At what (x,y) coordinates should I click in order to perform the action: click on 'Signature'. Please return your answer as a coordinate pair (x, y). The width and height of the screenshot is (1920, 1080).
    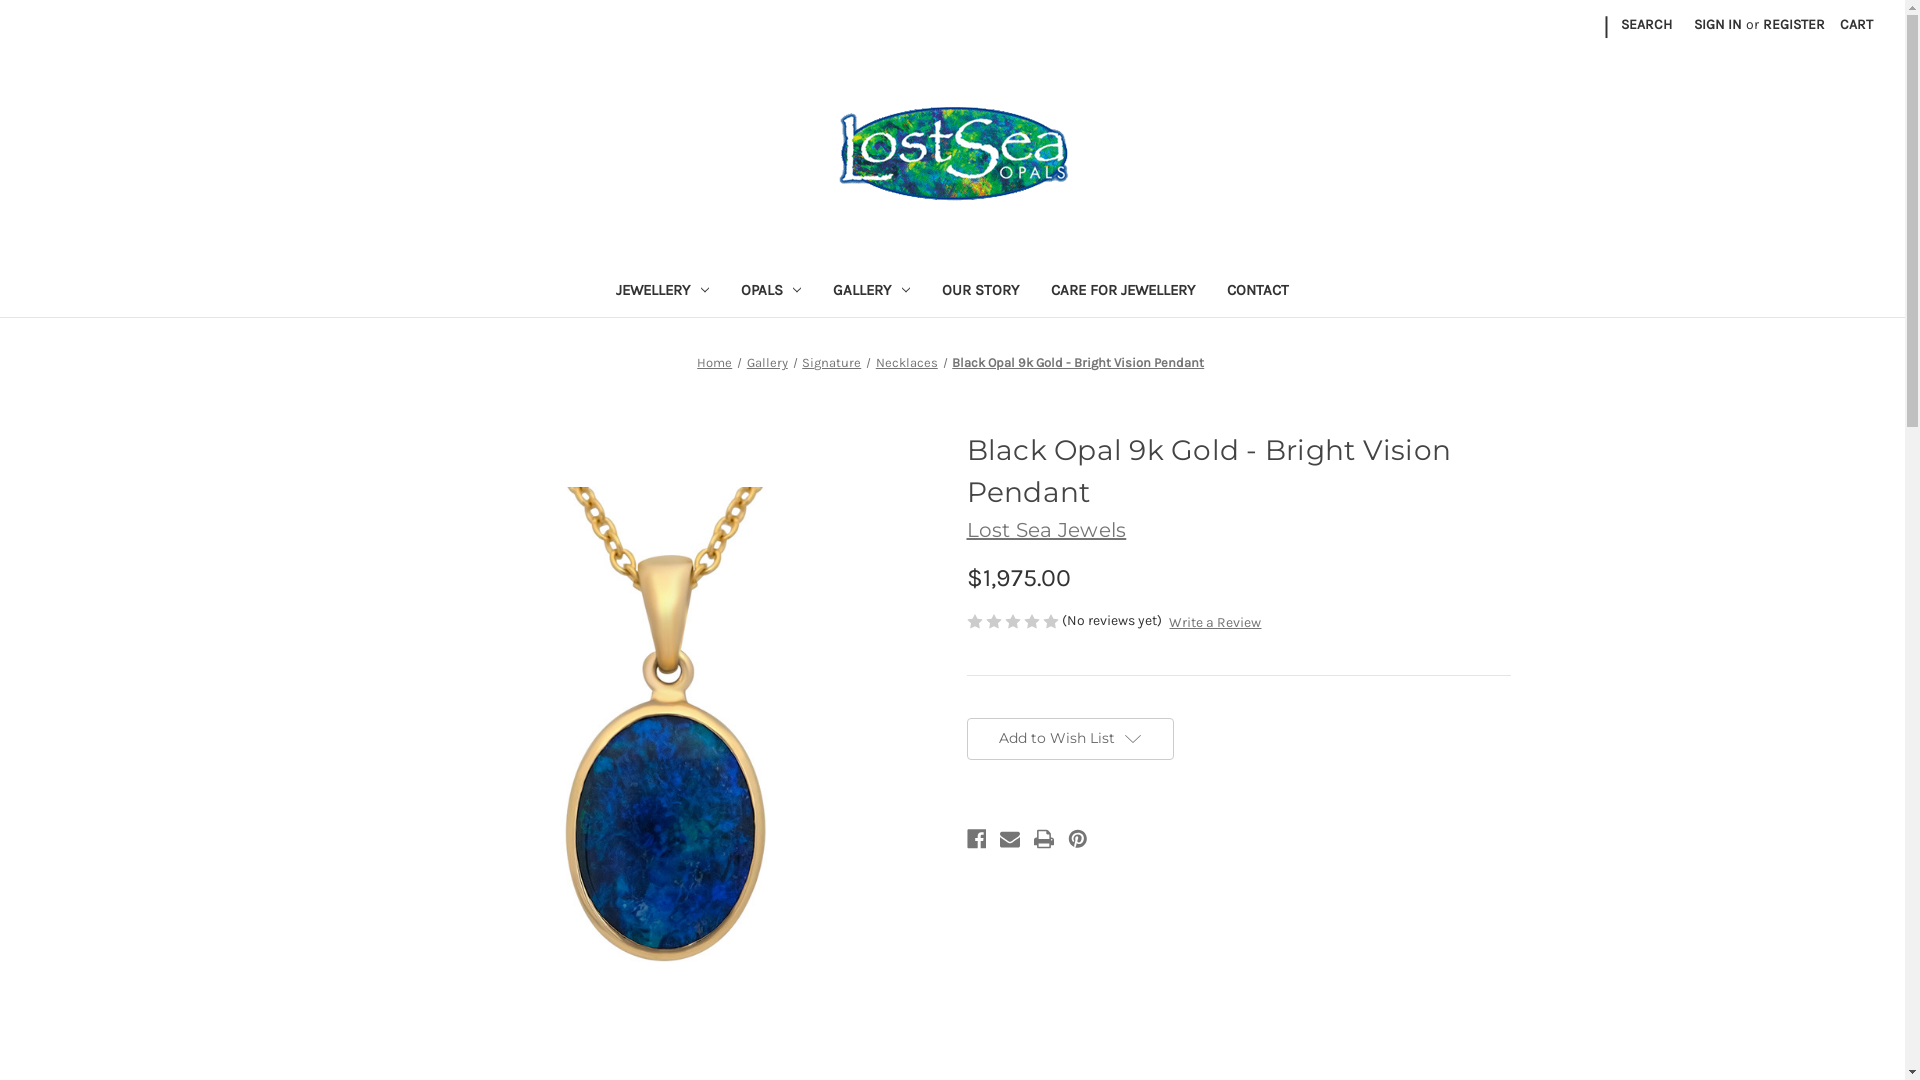
    Looking at the image, I should click on (831, 362).